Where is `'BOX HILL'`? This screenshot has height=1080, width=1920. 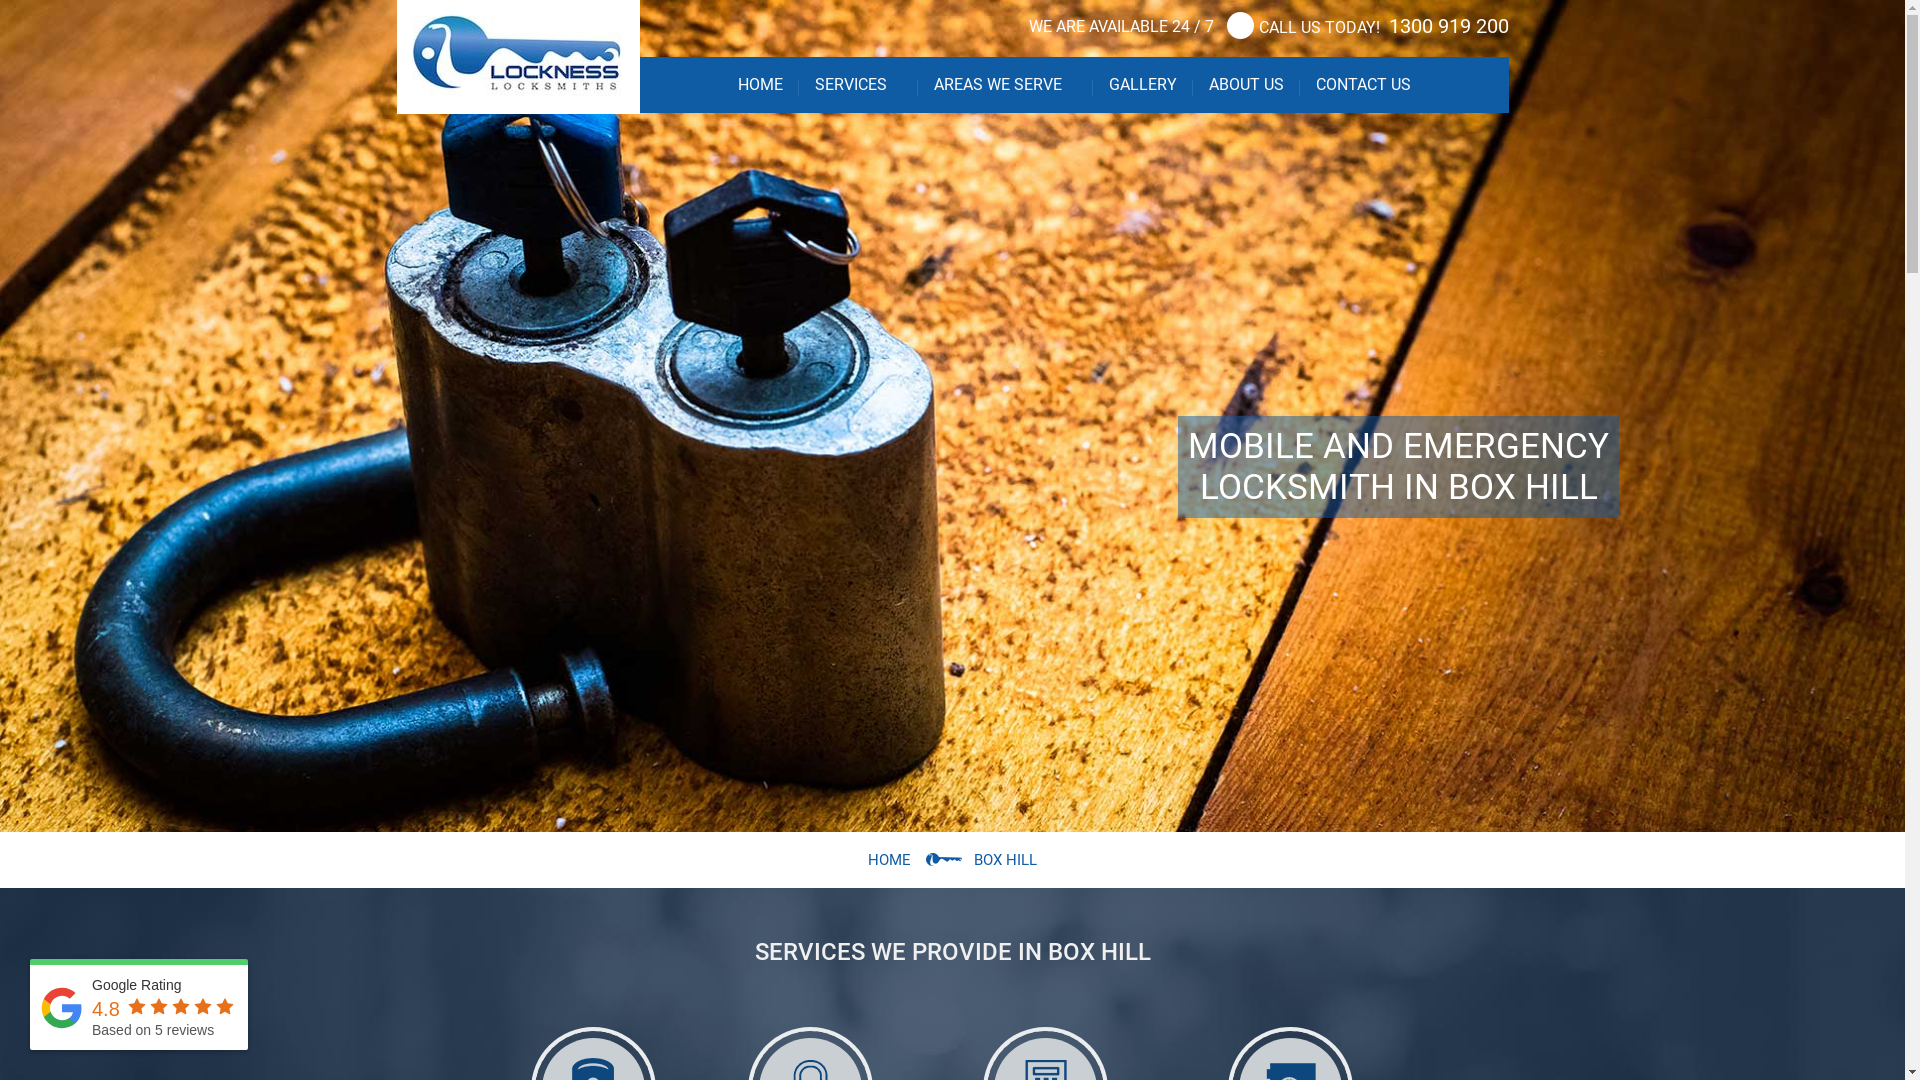 'BOX HILL' is located at coordinates (1005, 859).